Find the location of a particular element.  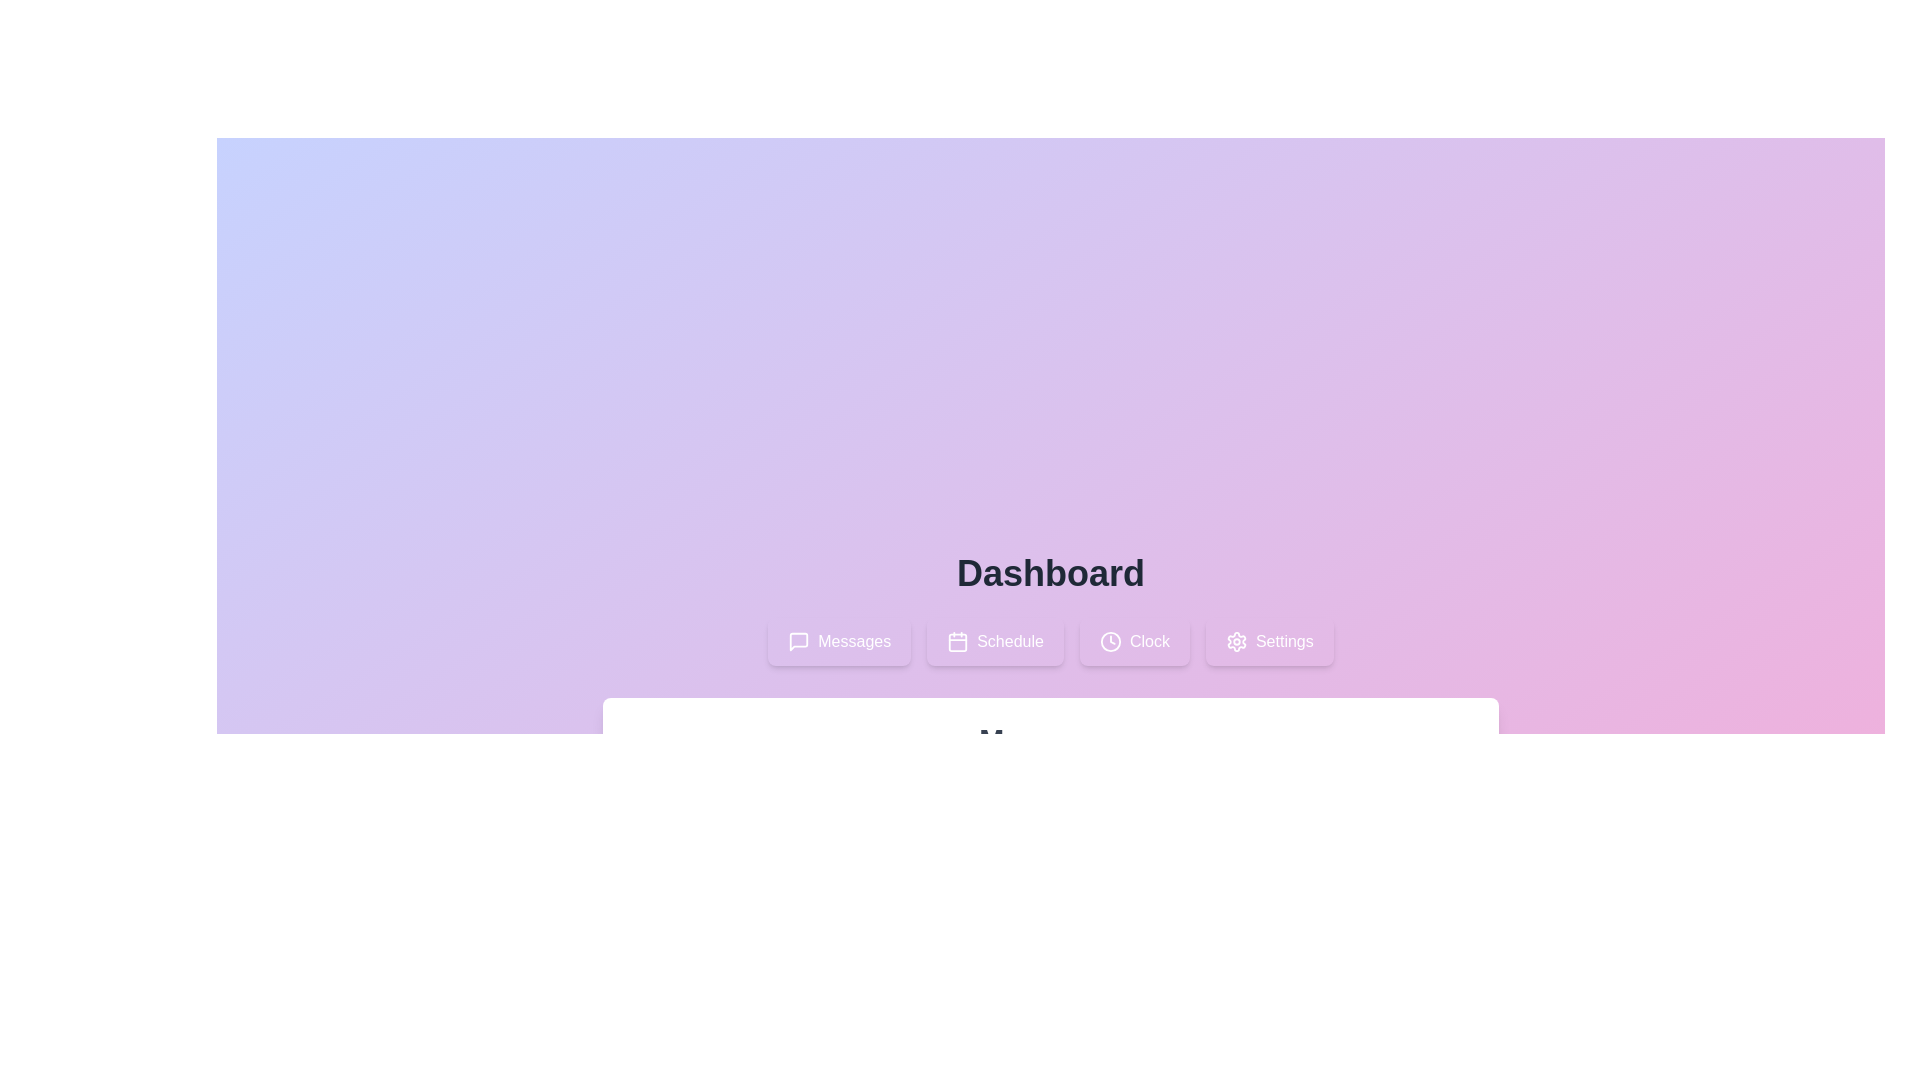

the Clock tab by clicking on it is located at coordinates (1134, 641).